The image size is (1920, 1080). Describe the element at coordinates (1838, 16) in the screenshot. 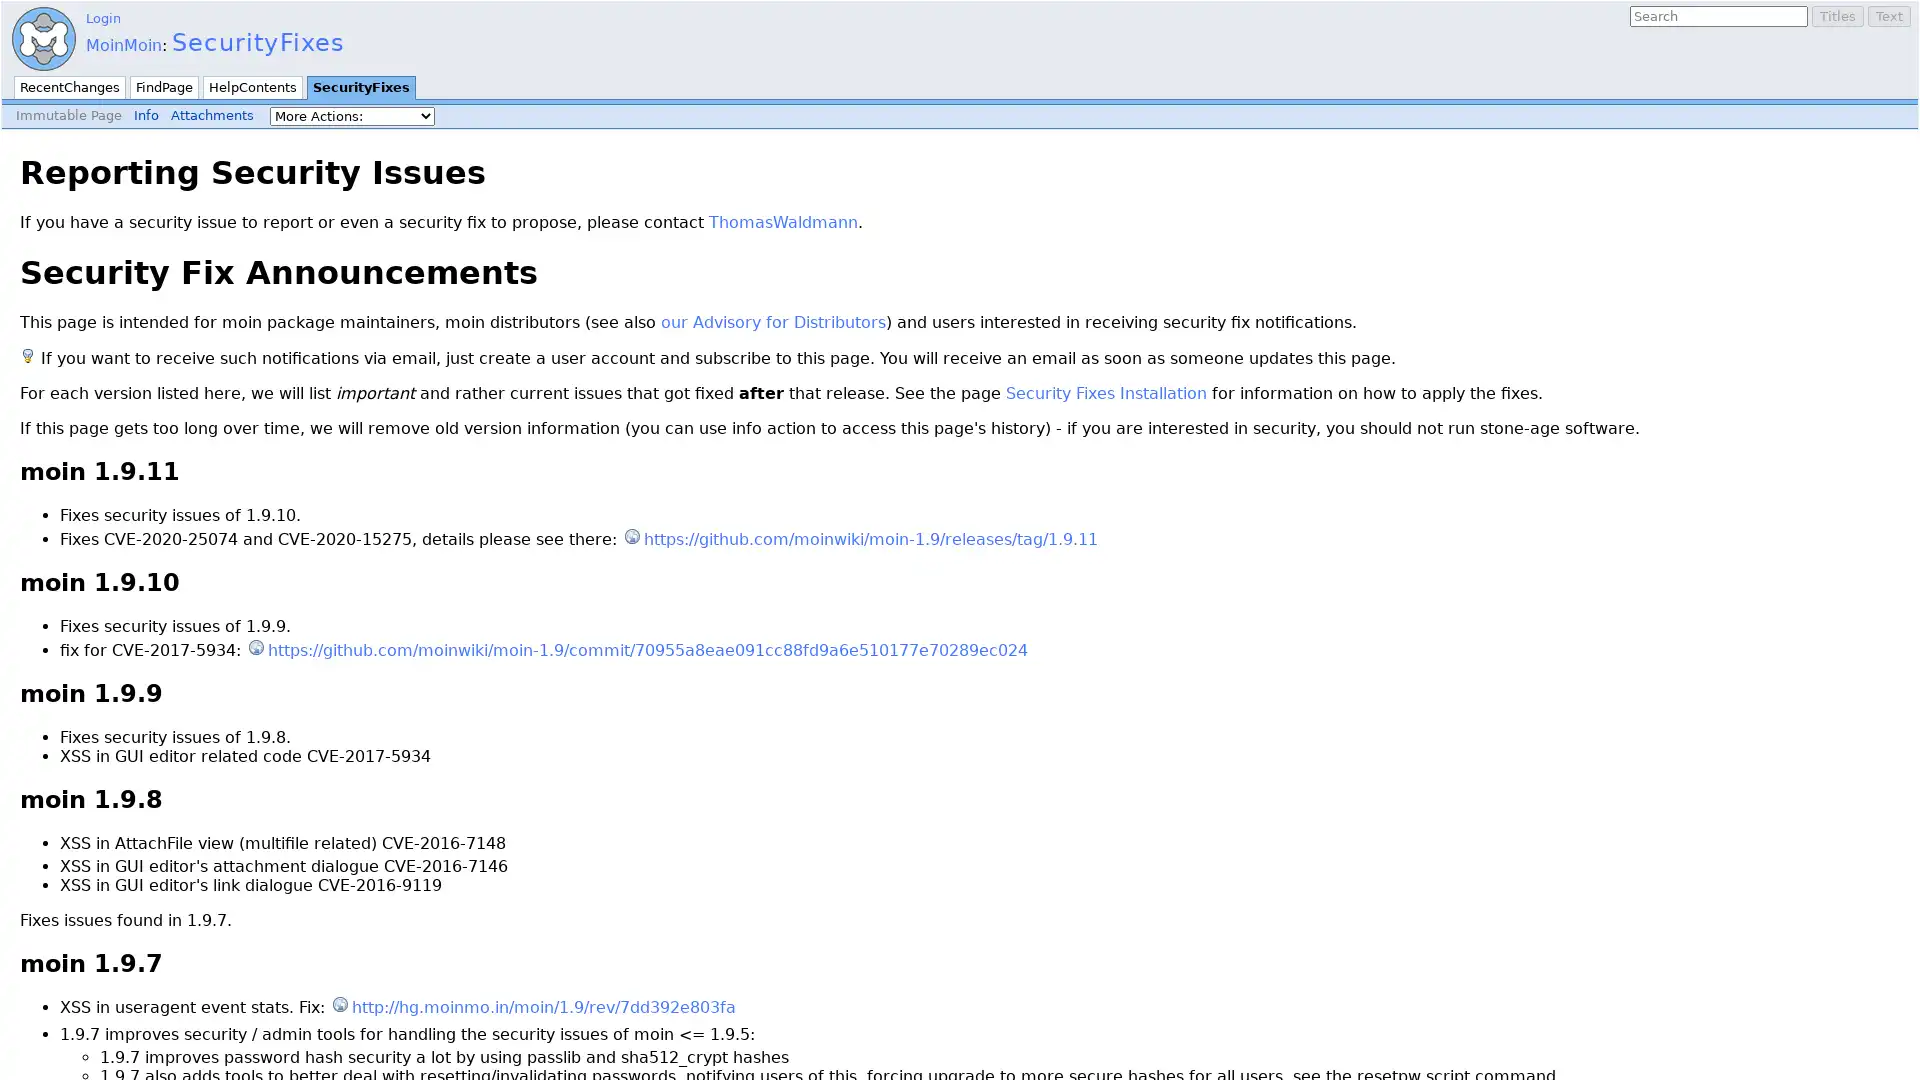

I see `Titles` at that location.